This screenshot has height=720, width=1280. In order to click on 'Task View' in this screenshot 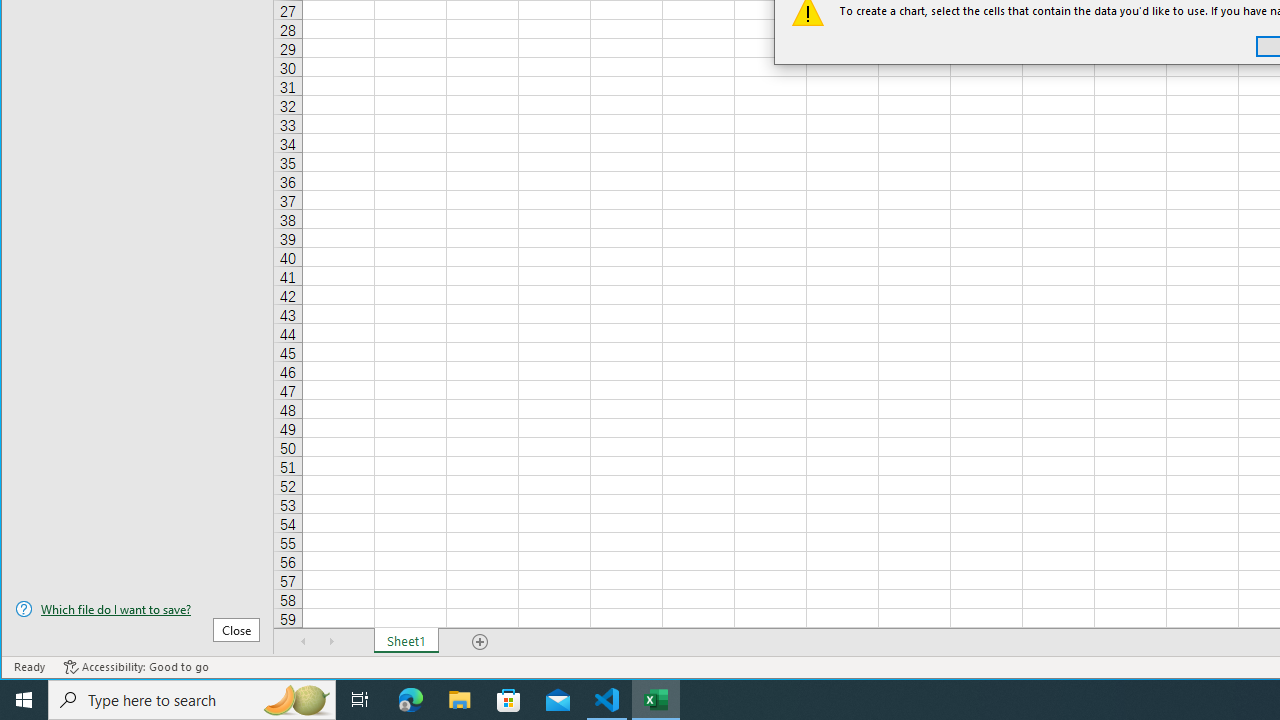, I will do `click(359, 698)`.